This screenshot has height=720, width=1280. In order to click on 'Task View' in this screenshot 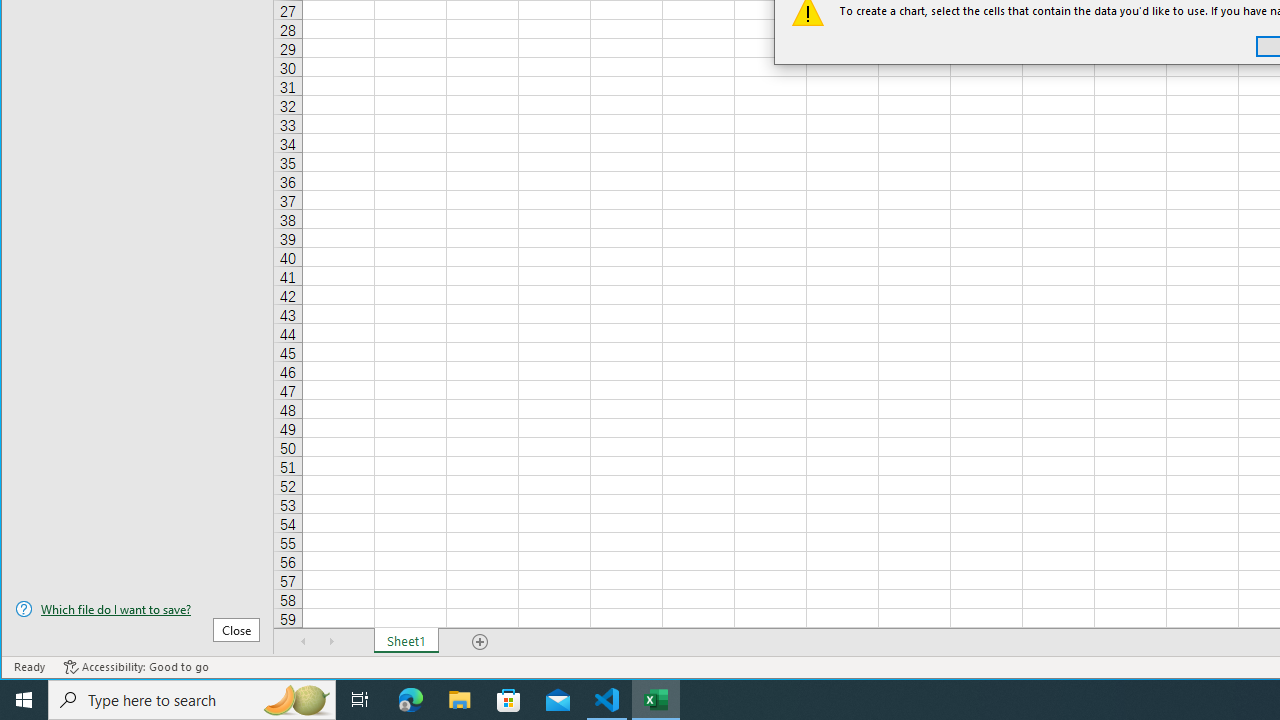, I will do `click(359, 698)`.